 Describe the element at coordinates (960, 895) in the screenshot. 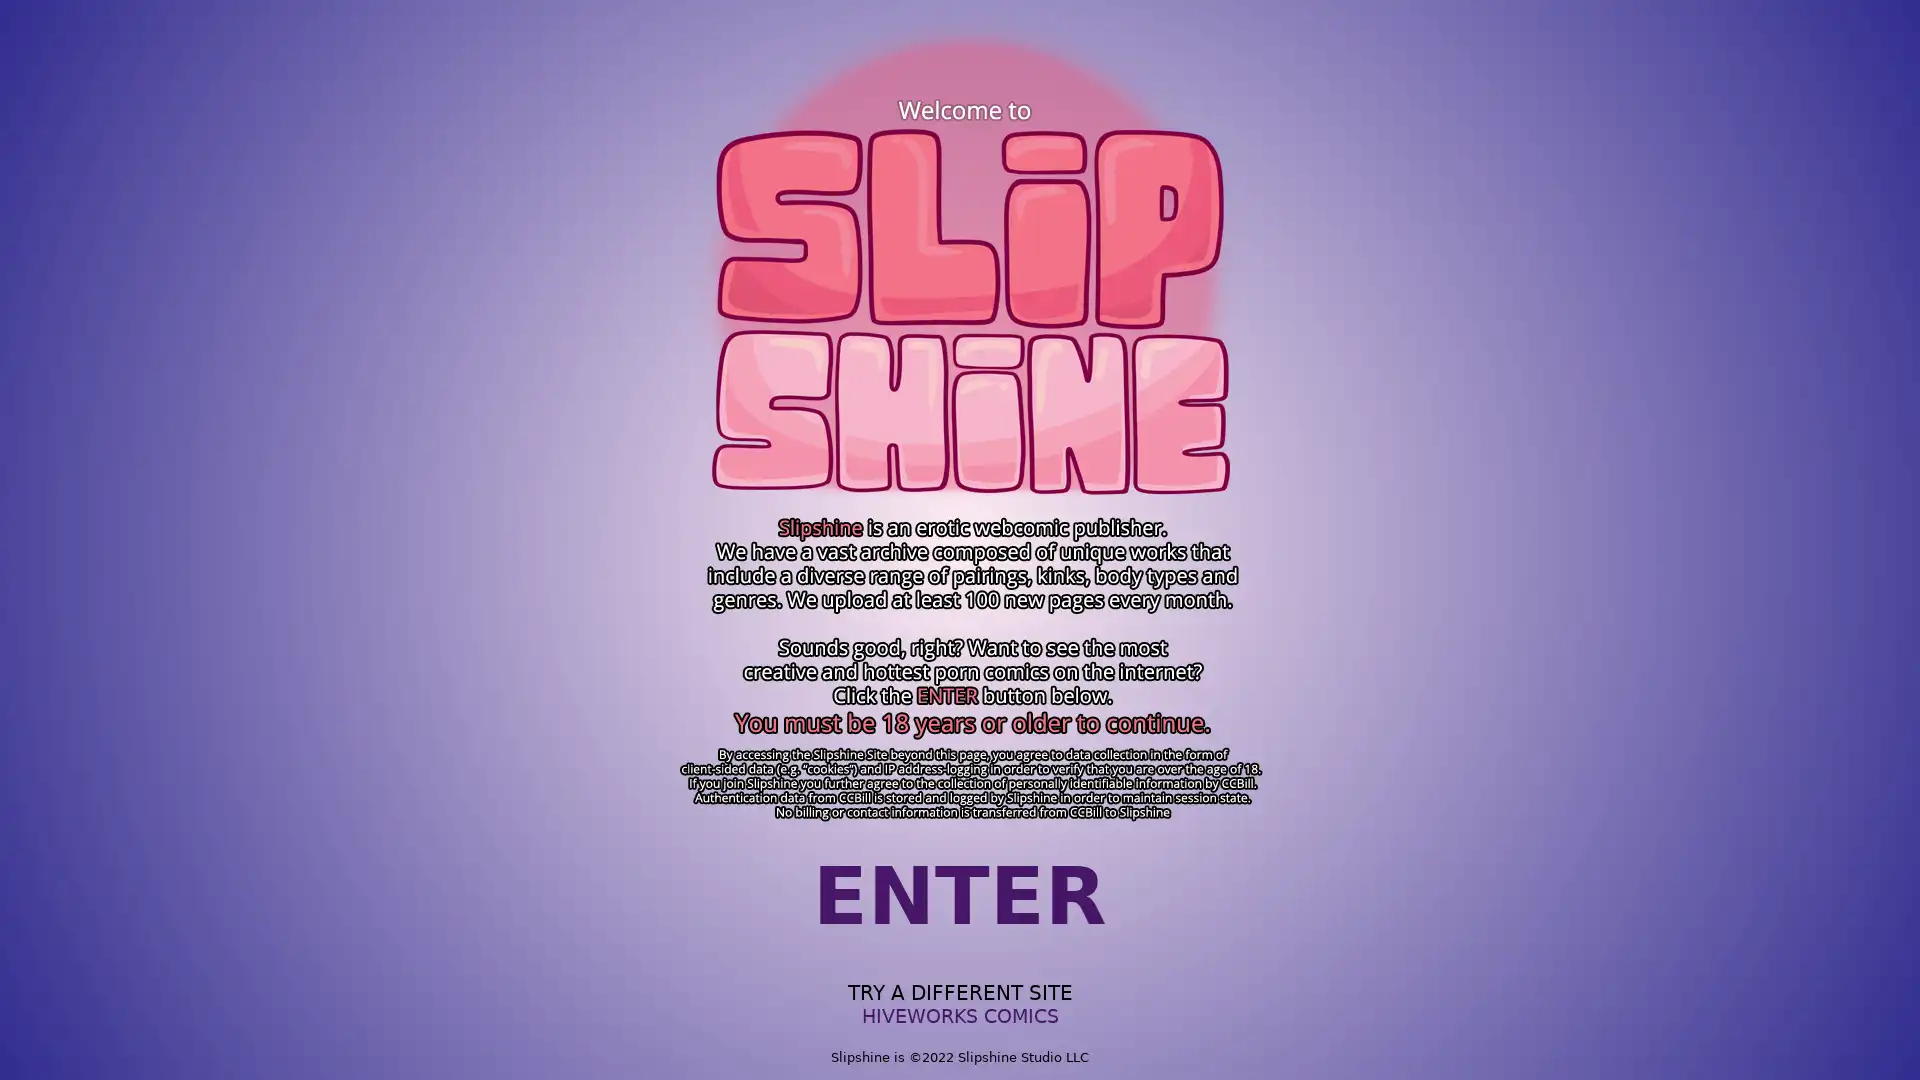

I see `ENTER` at that location.